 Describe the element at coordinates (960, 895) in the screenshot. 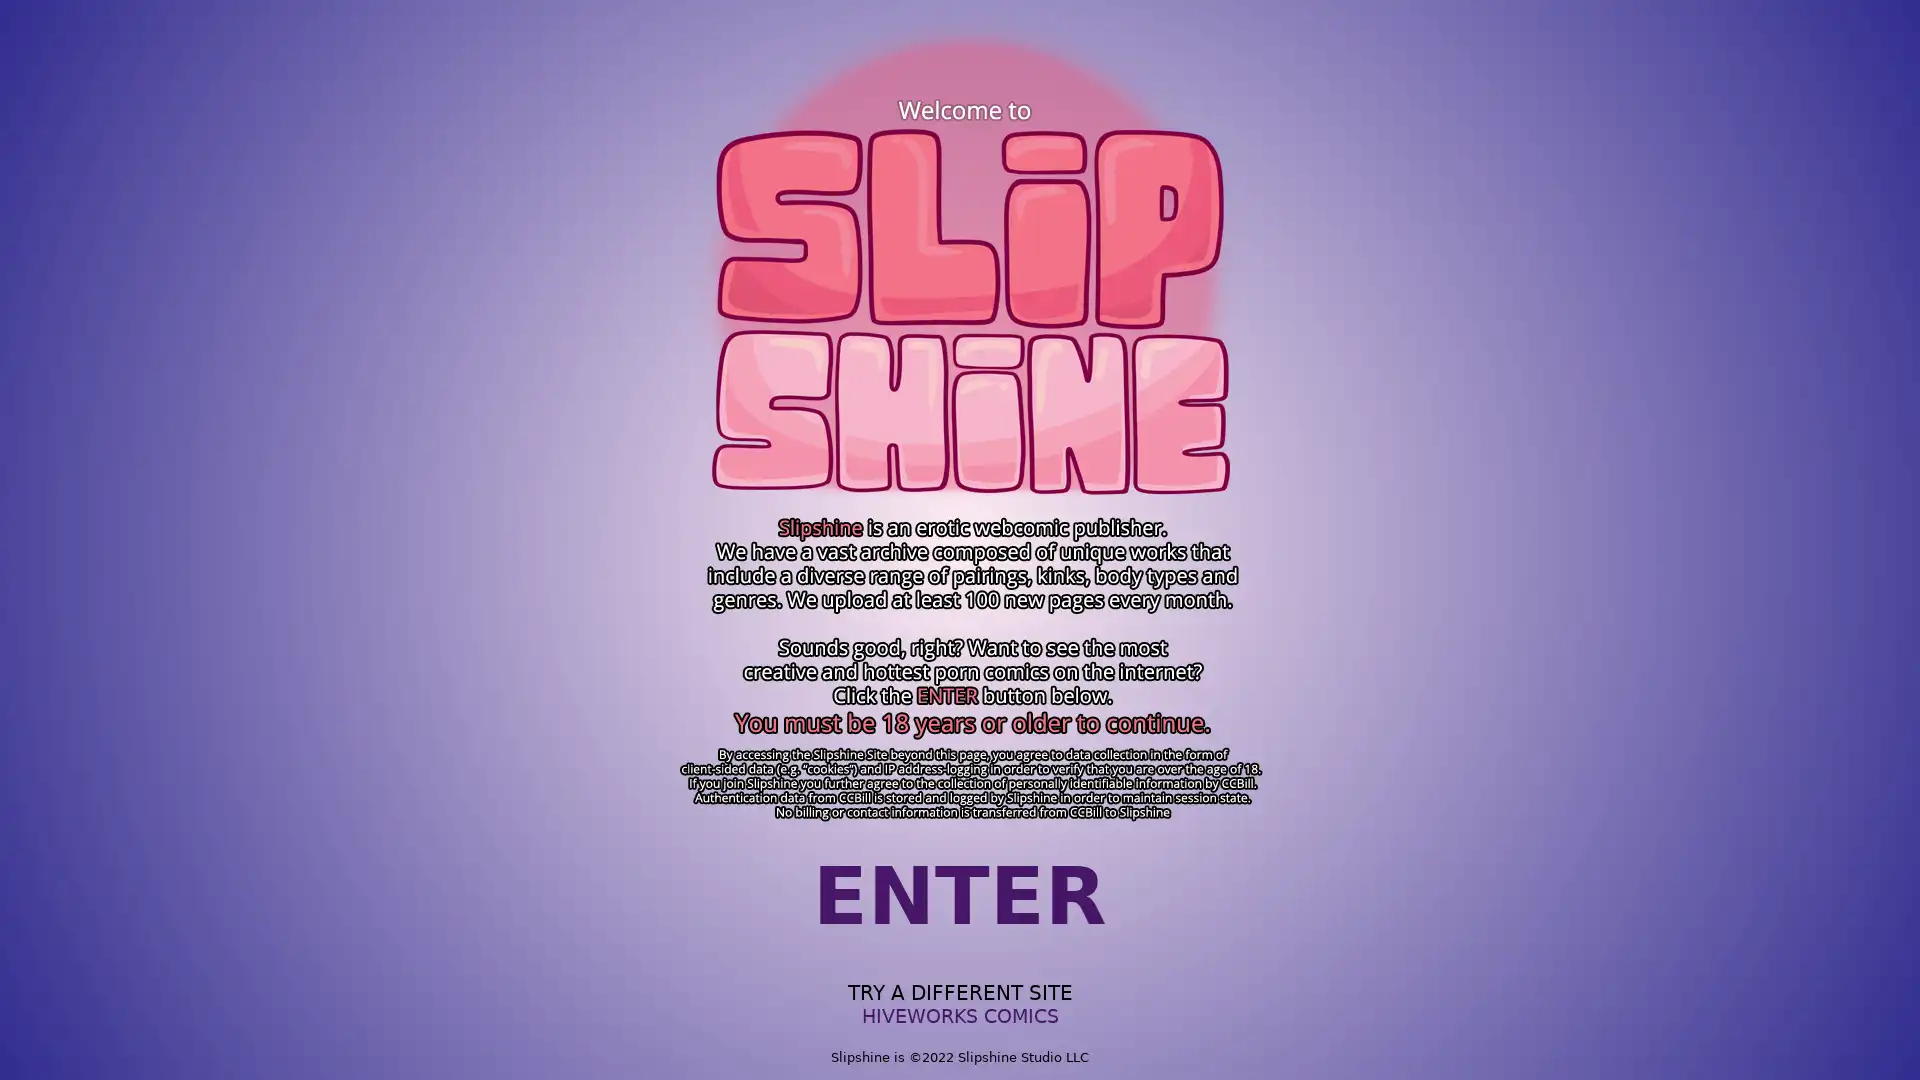

I see `ENTER` at that location.